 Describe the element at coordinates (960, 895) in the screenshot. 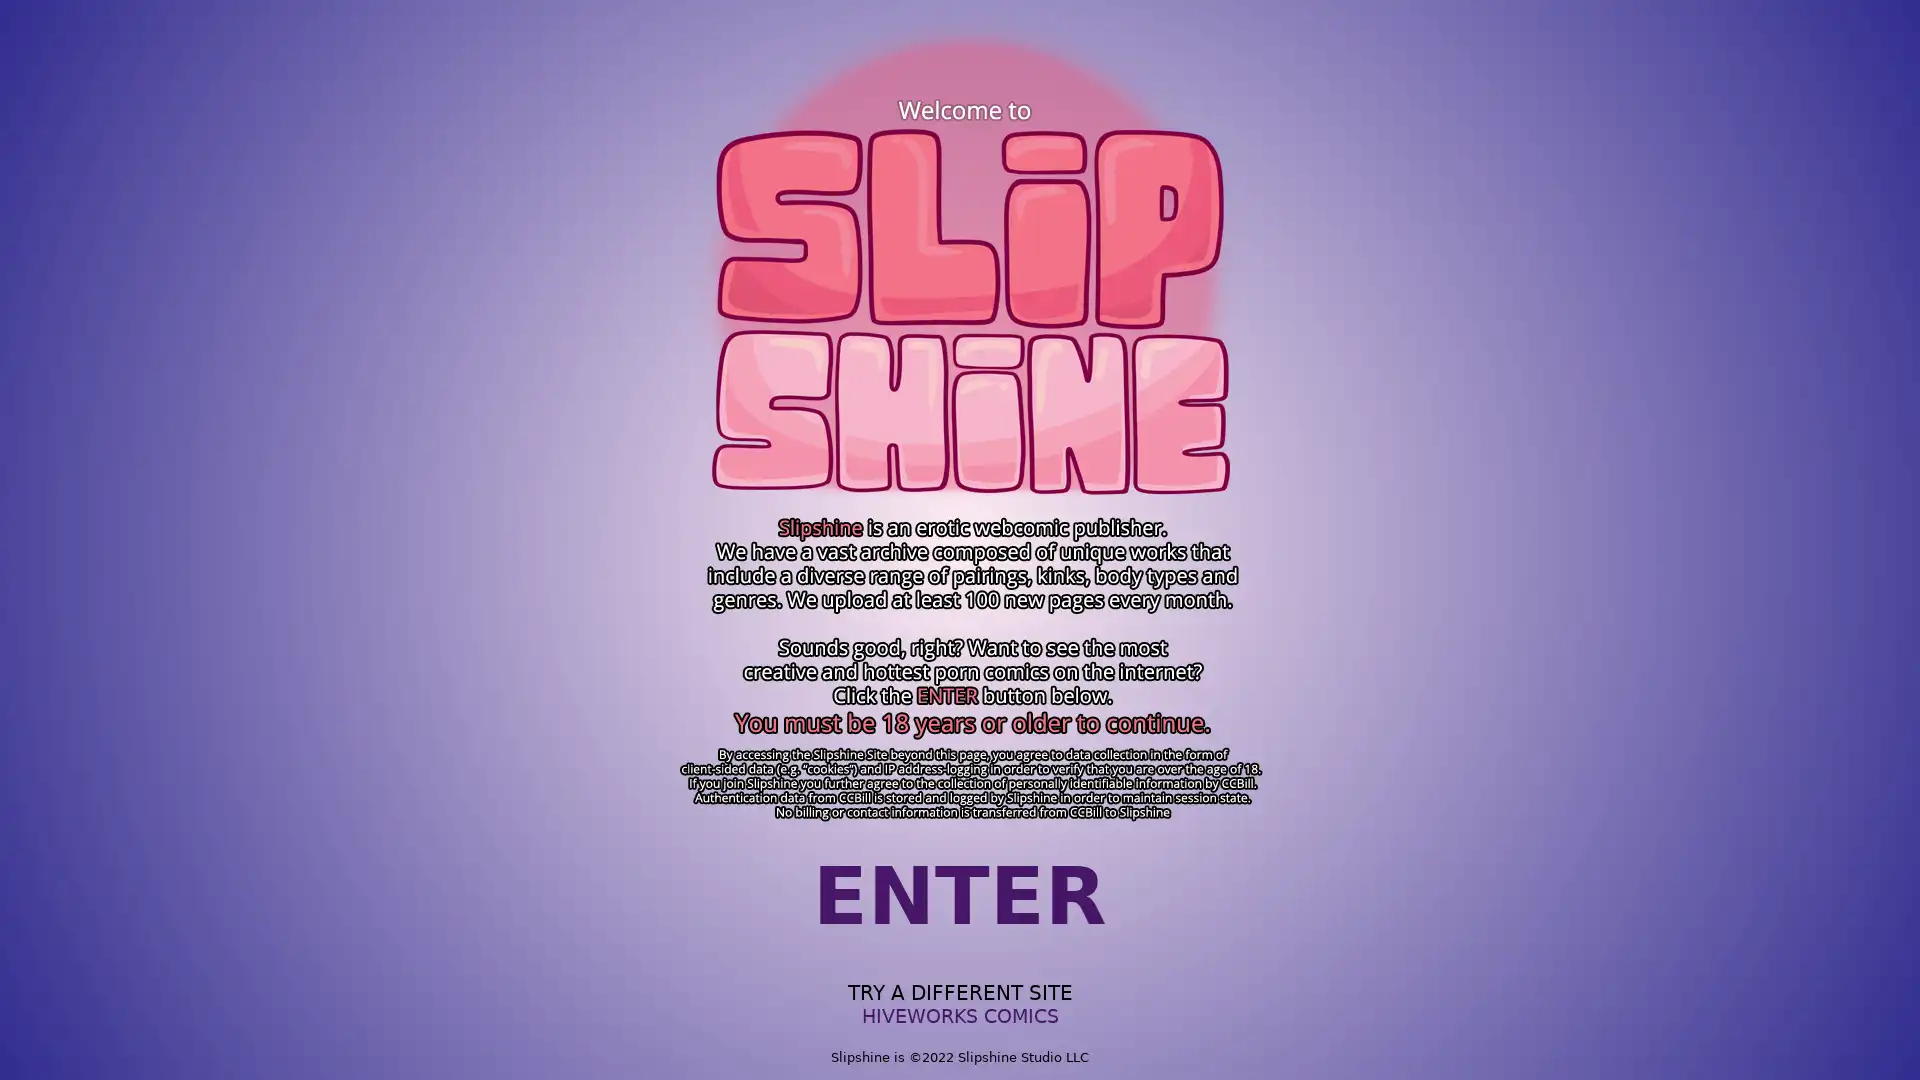

I see `ENTER` at that location.